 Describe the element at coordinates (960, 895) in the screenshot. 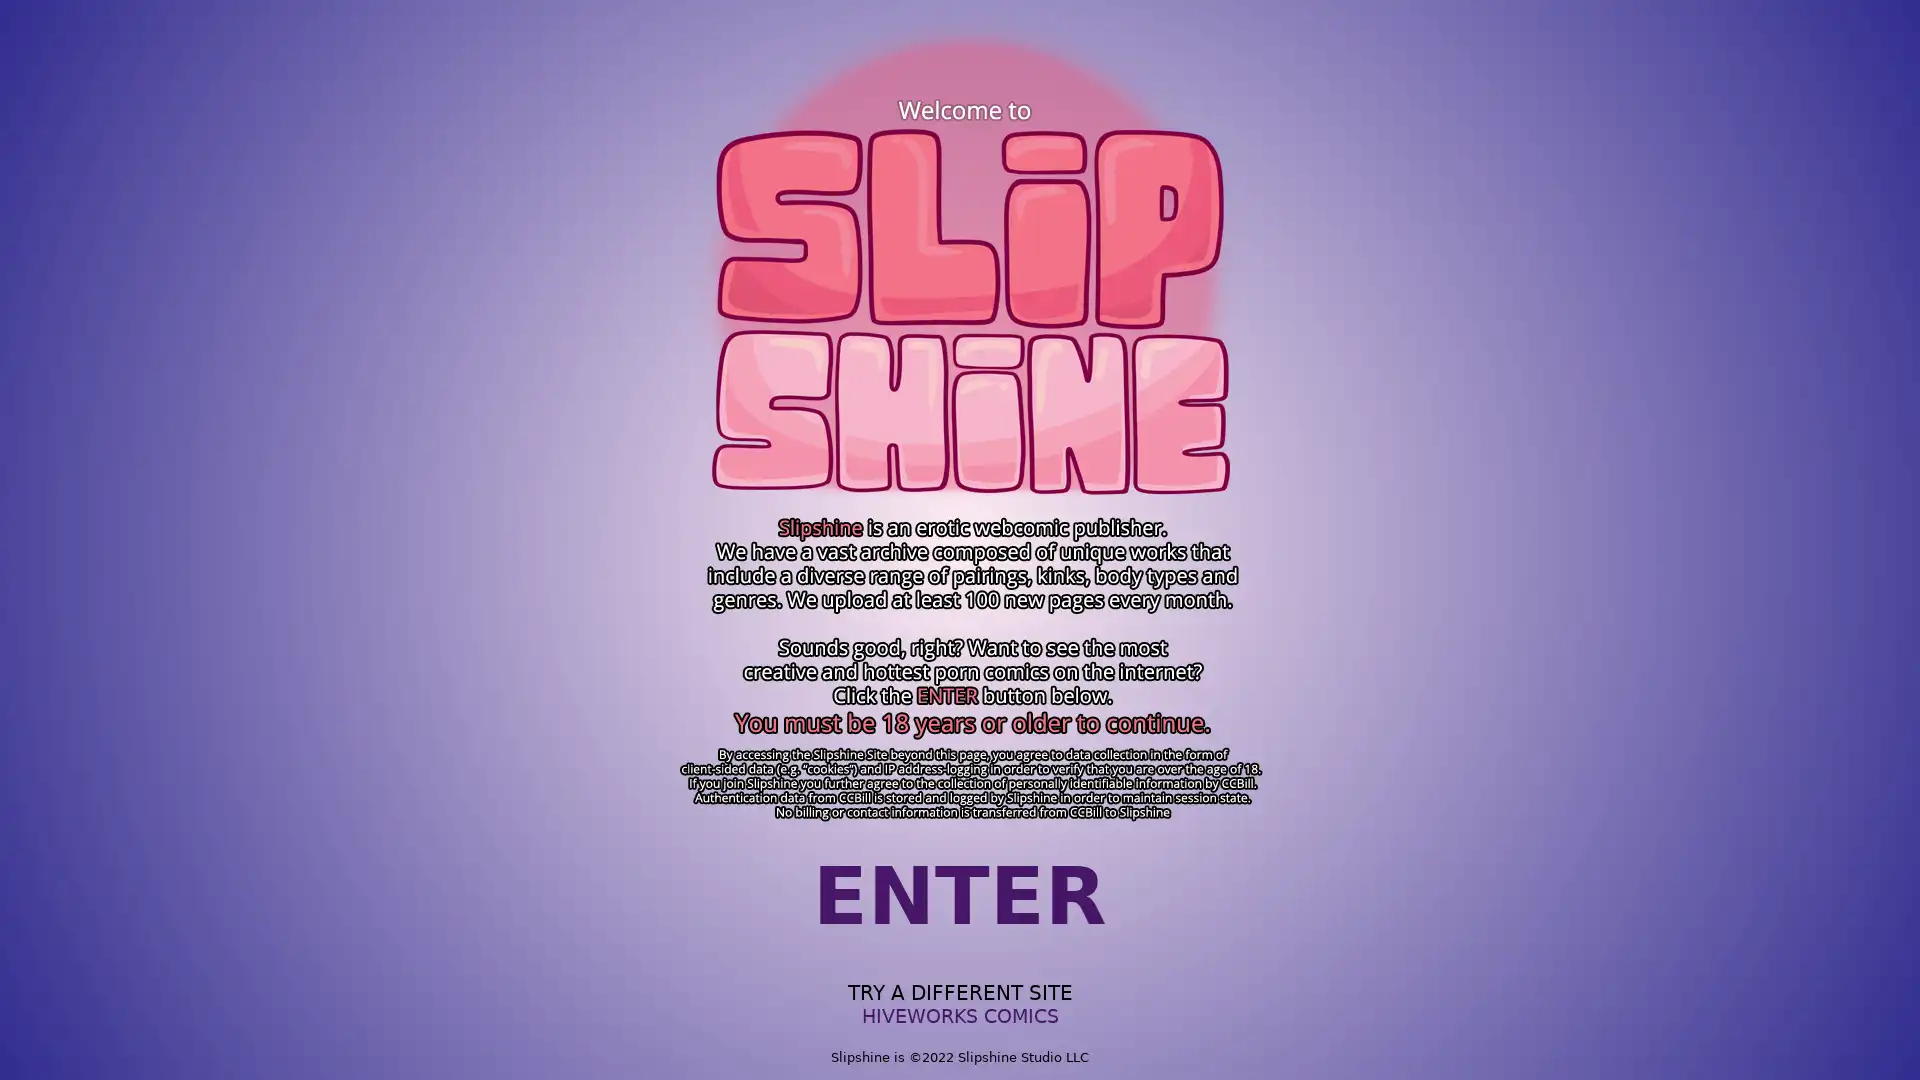

I see `ENTER` at that location.